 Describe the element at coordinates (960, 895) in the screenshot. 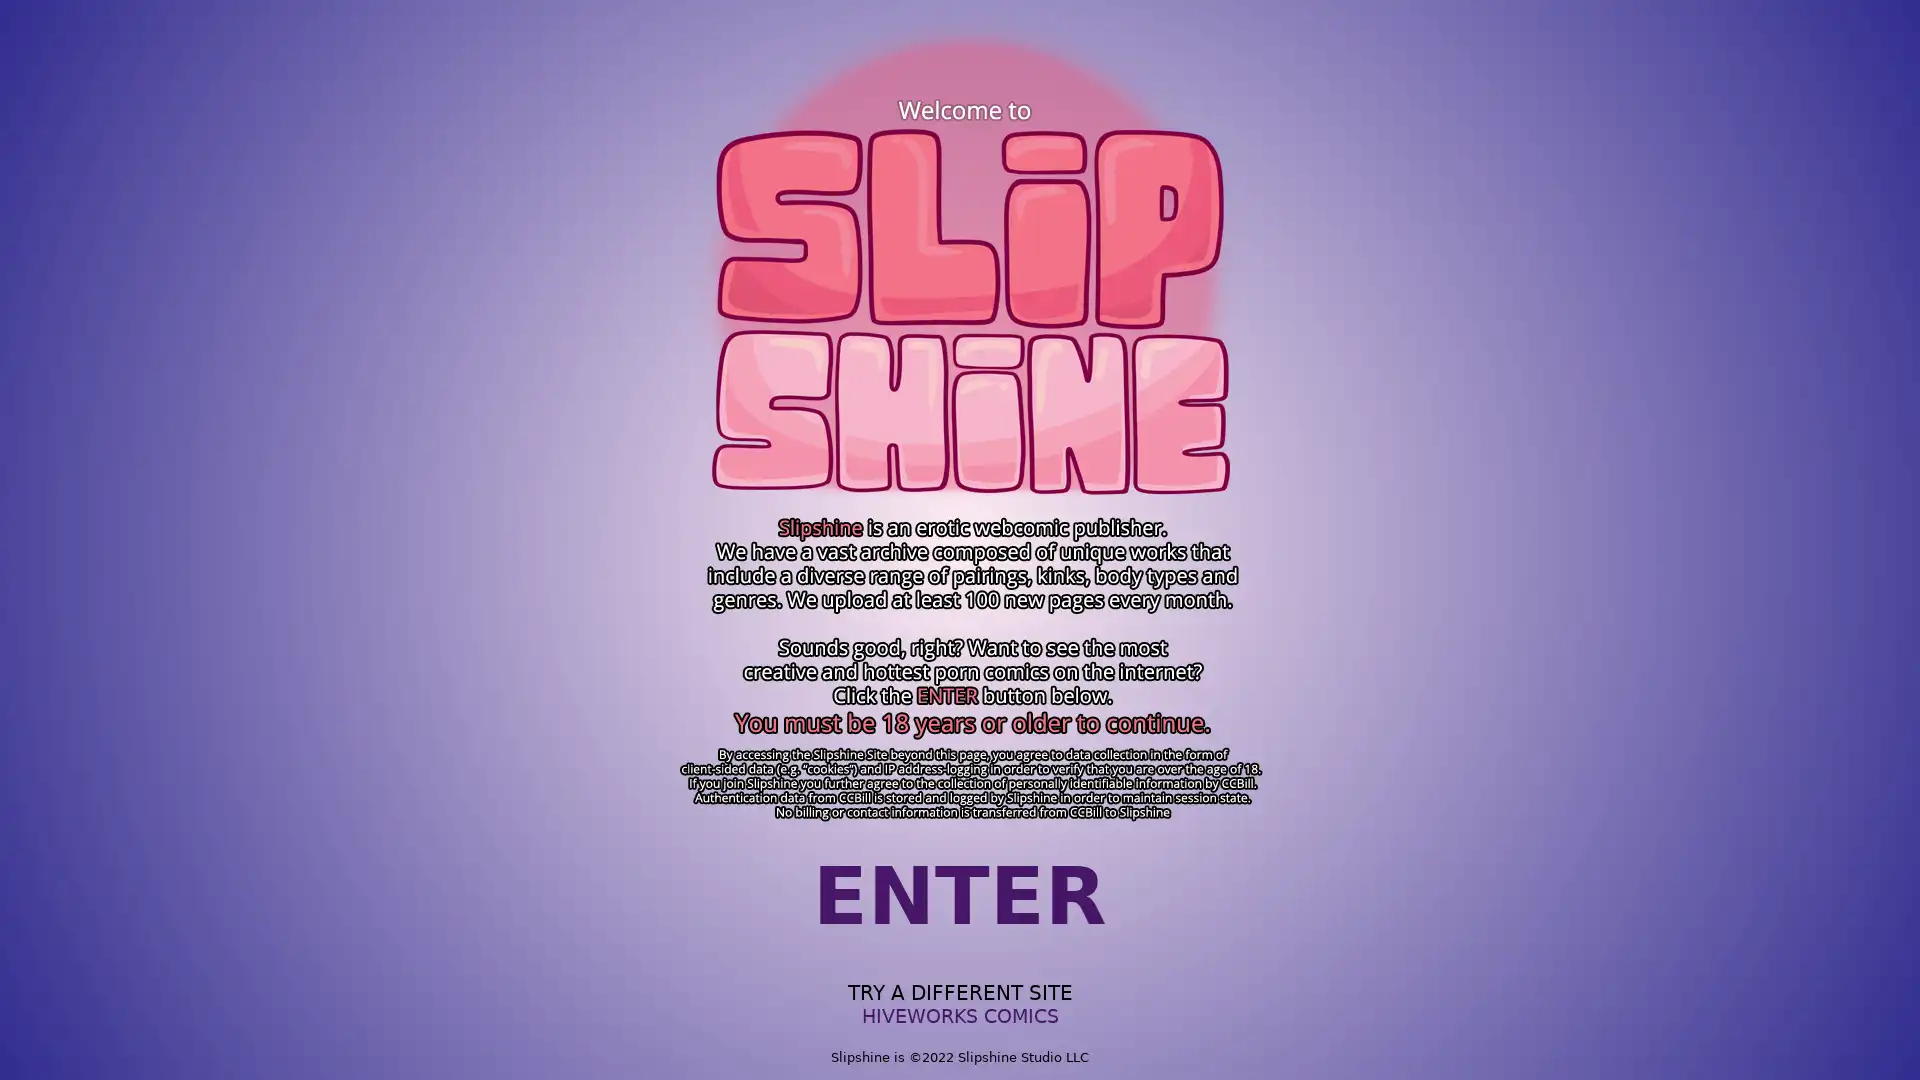

I see `ENTER` at that location.